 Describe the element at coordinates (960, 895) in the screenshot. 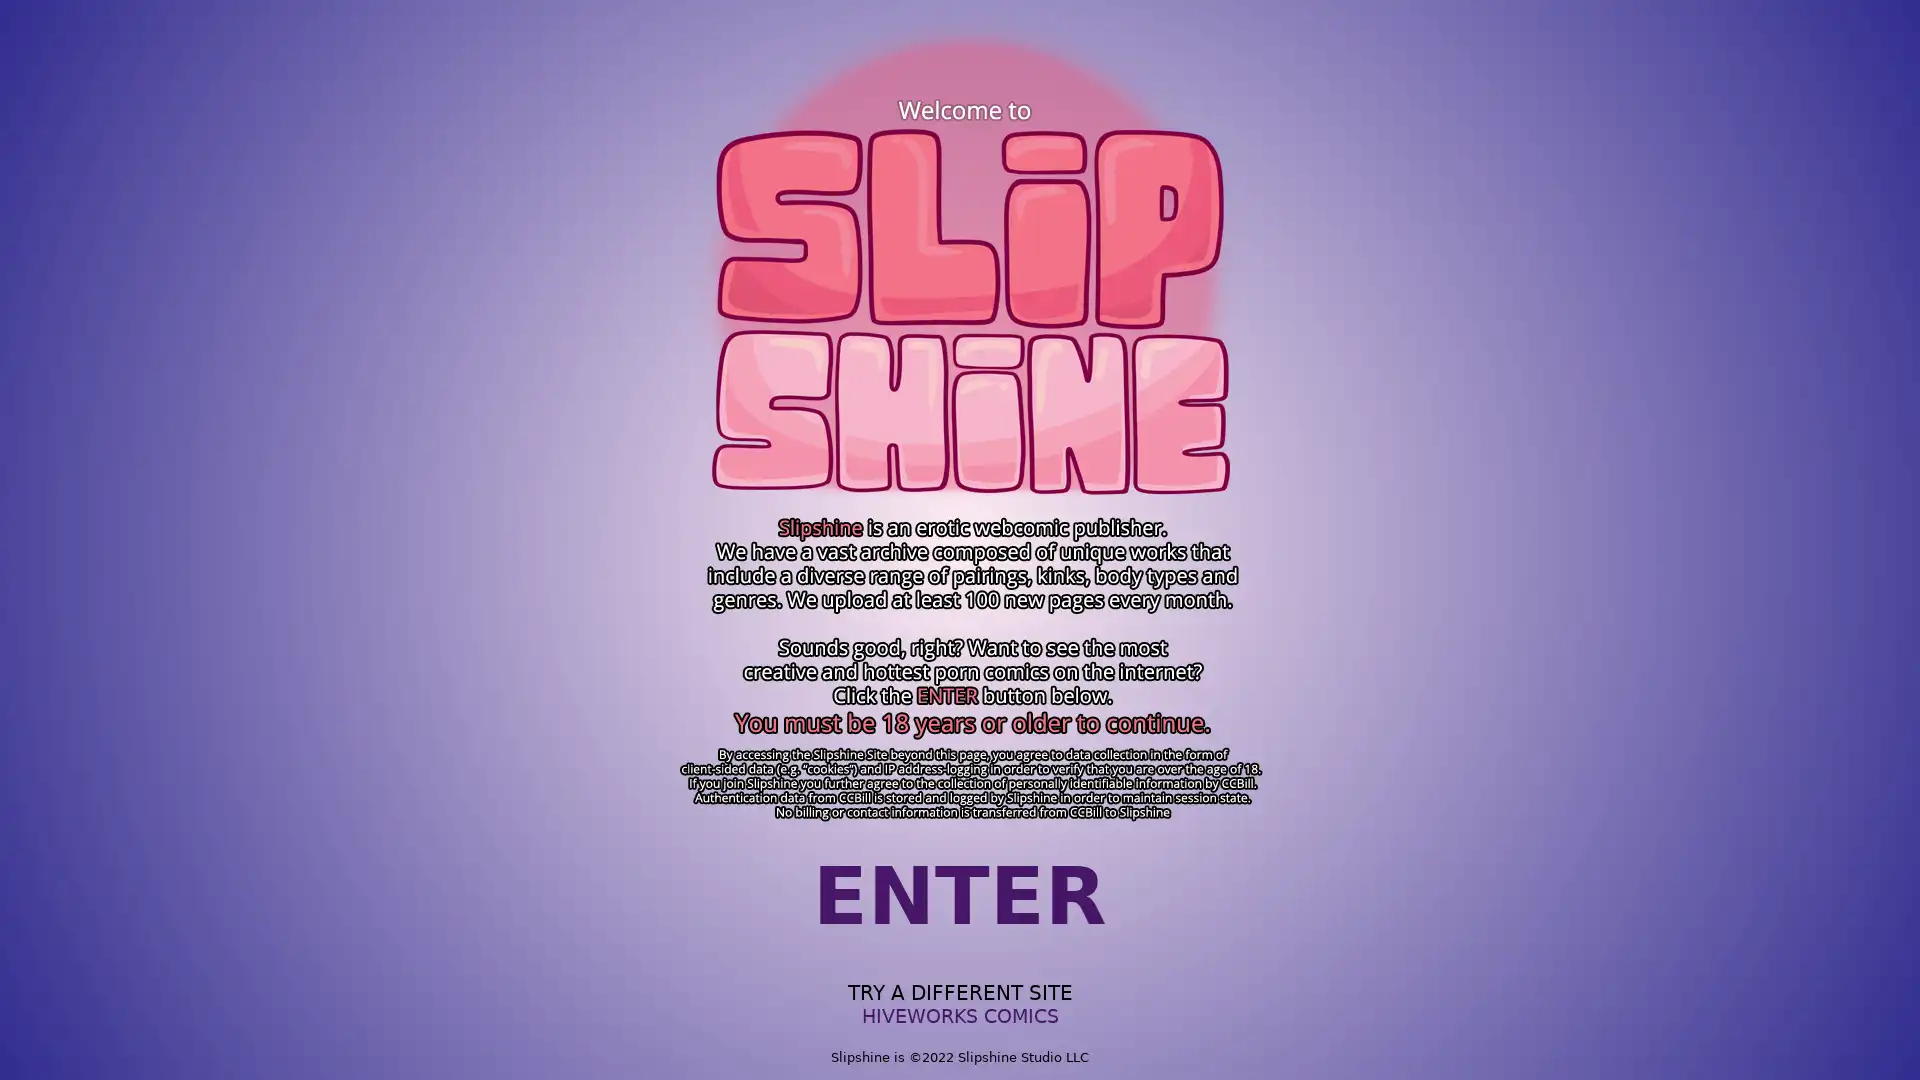

I see `ENTER` at that location.